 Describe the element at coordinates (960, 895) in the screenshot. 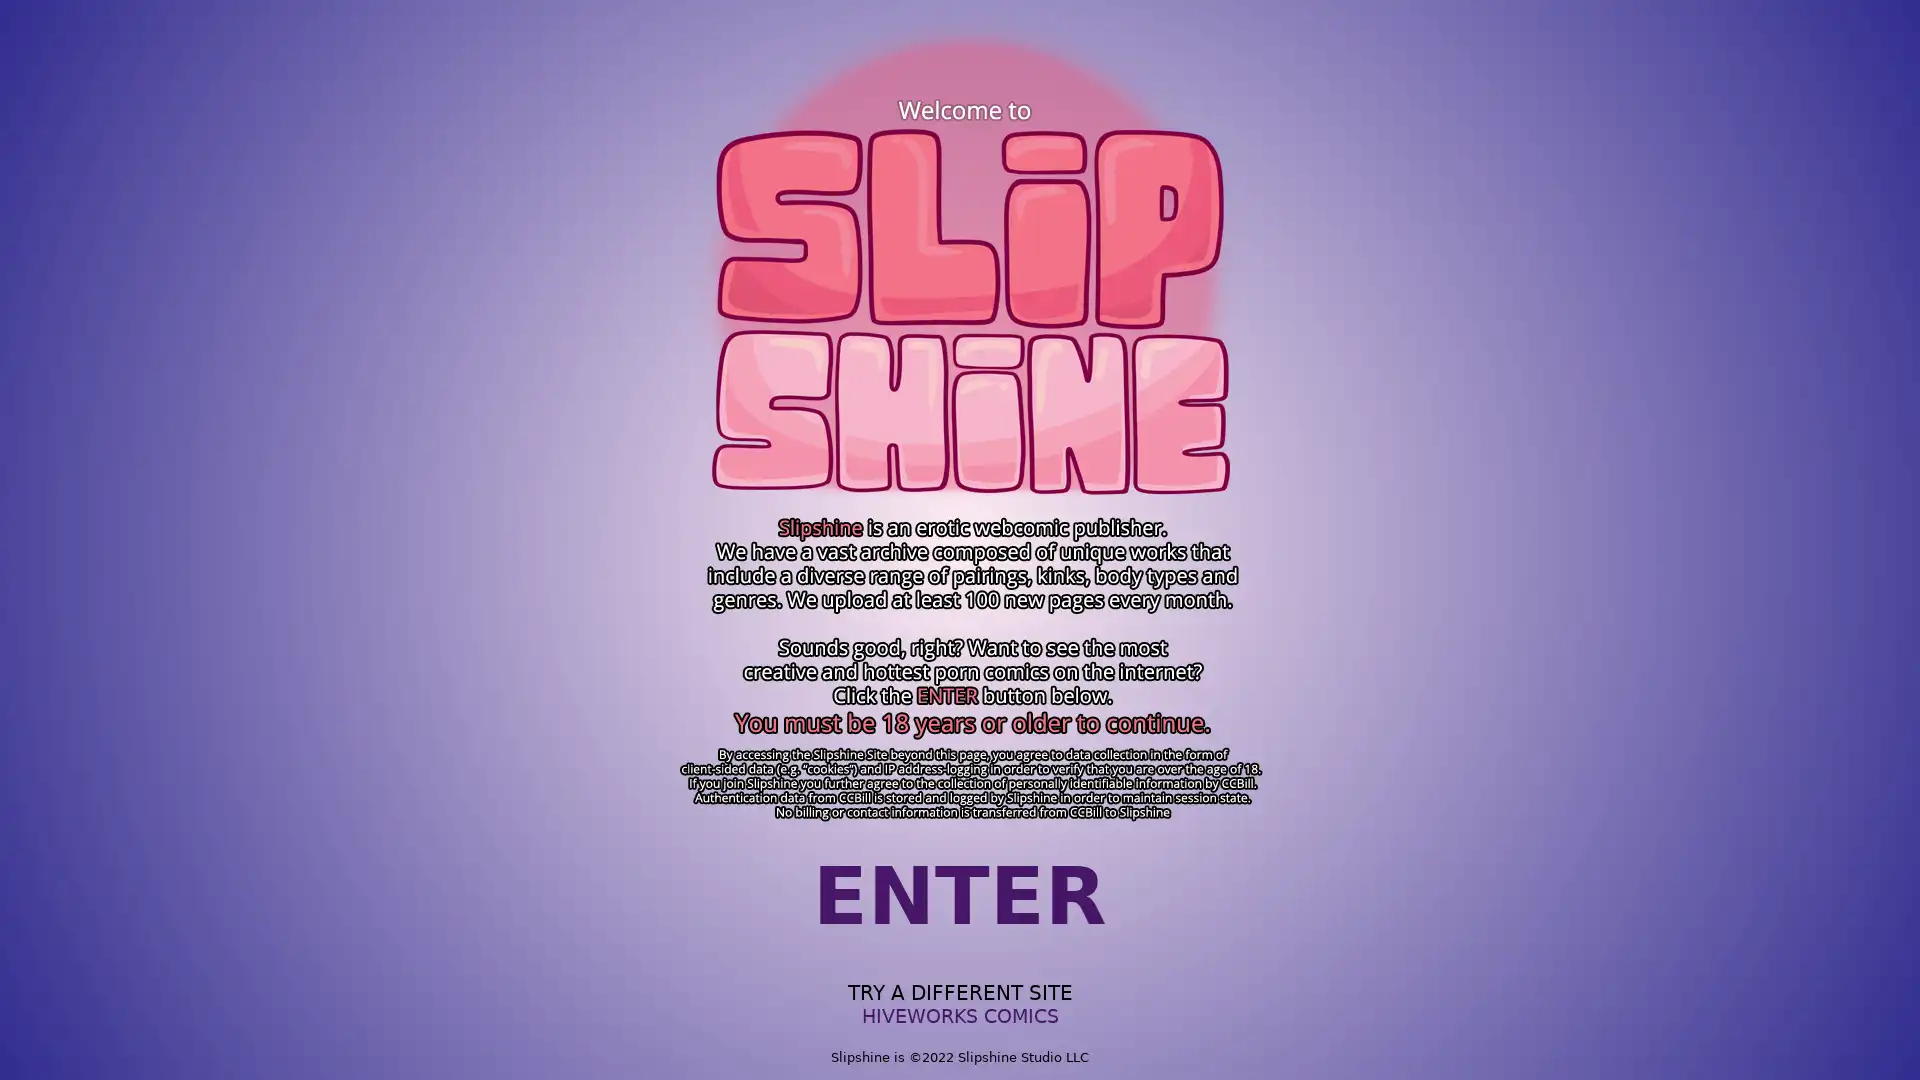

I see `ENTER` at that location.